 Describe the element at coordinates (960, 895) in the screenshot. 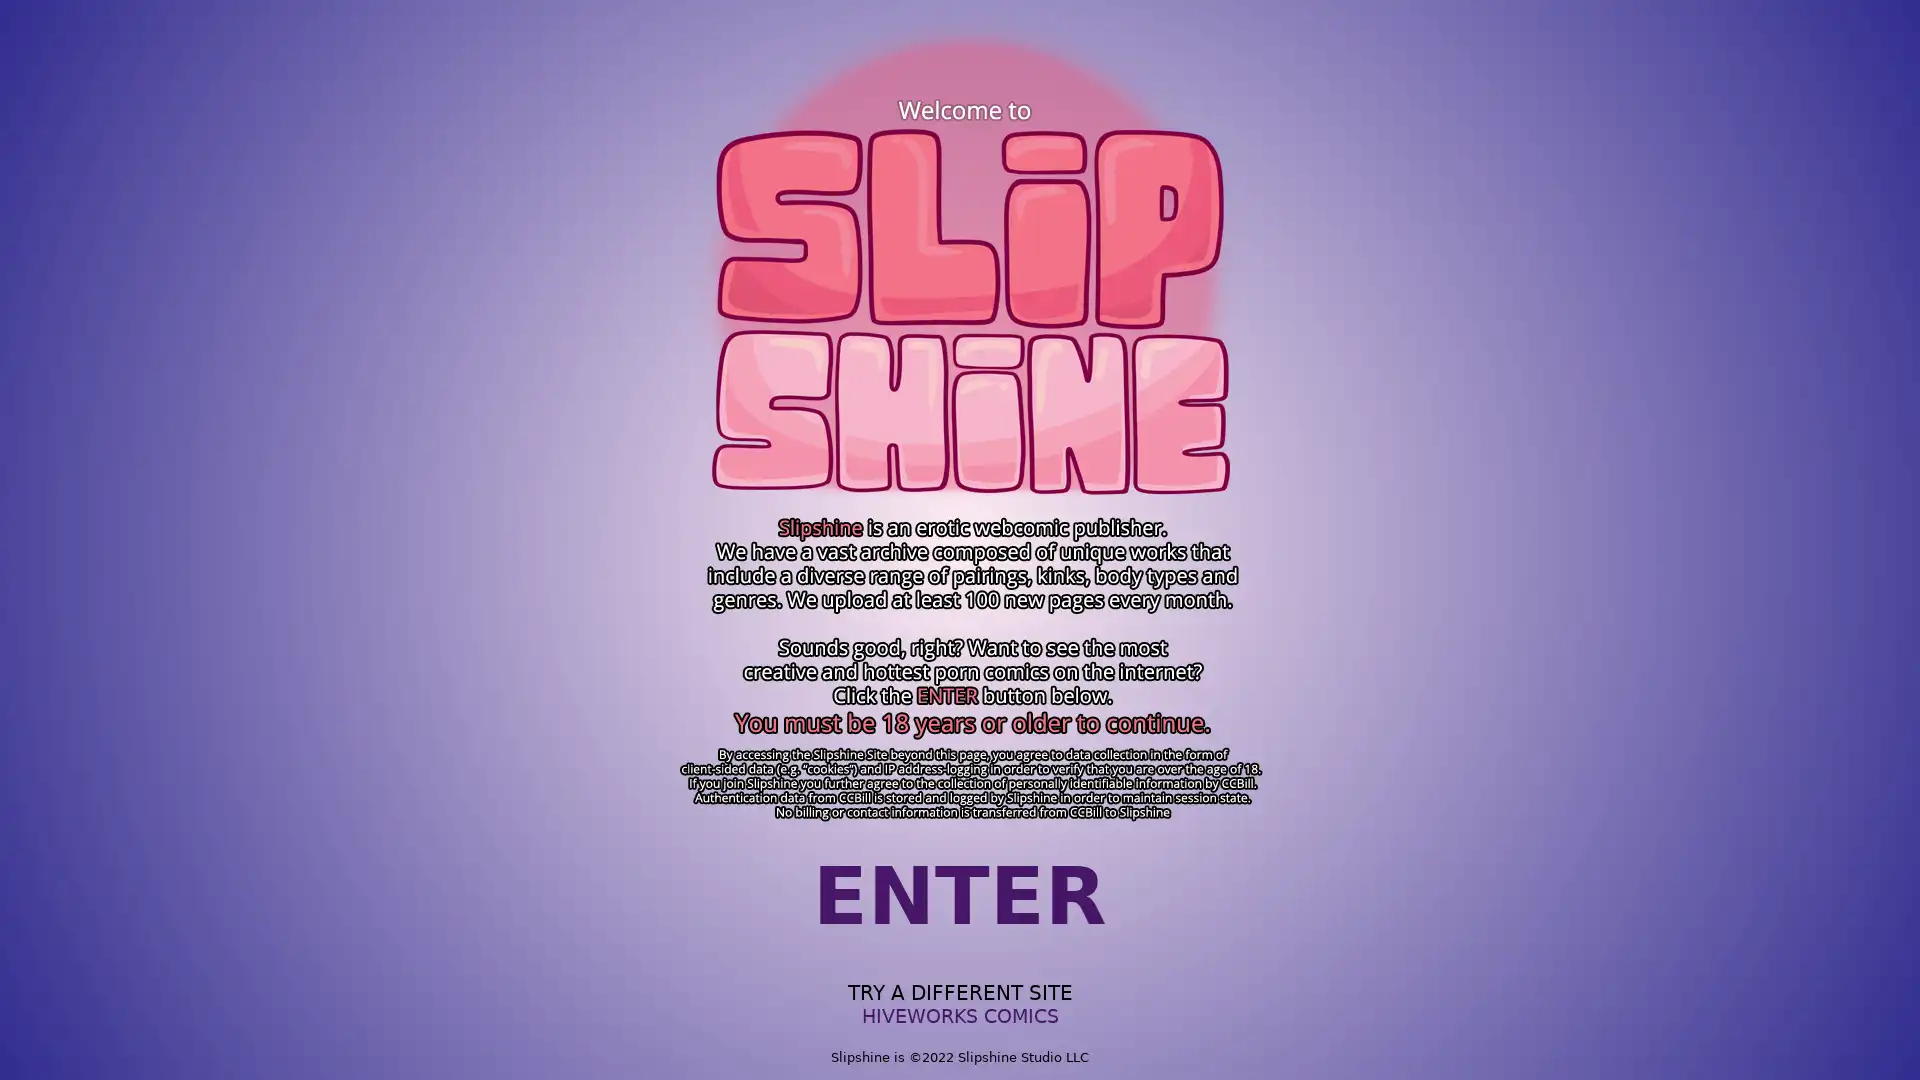

I see `ENTER` at that location.